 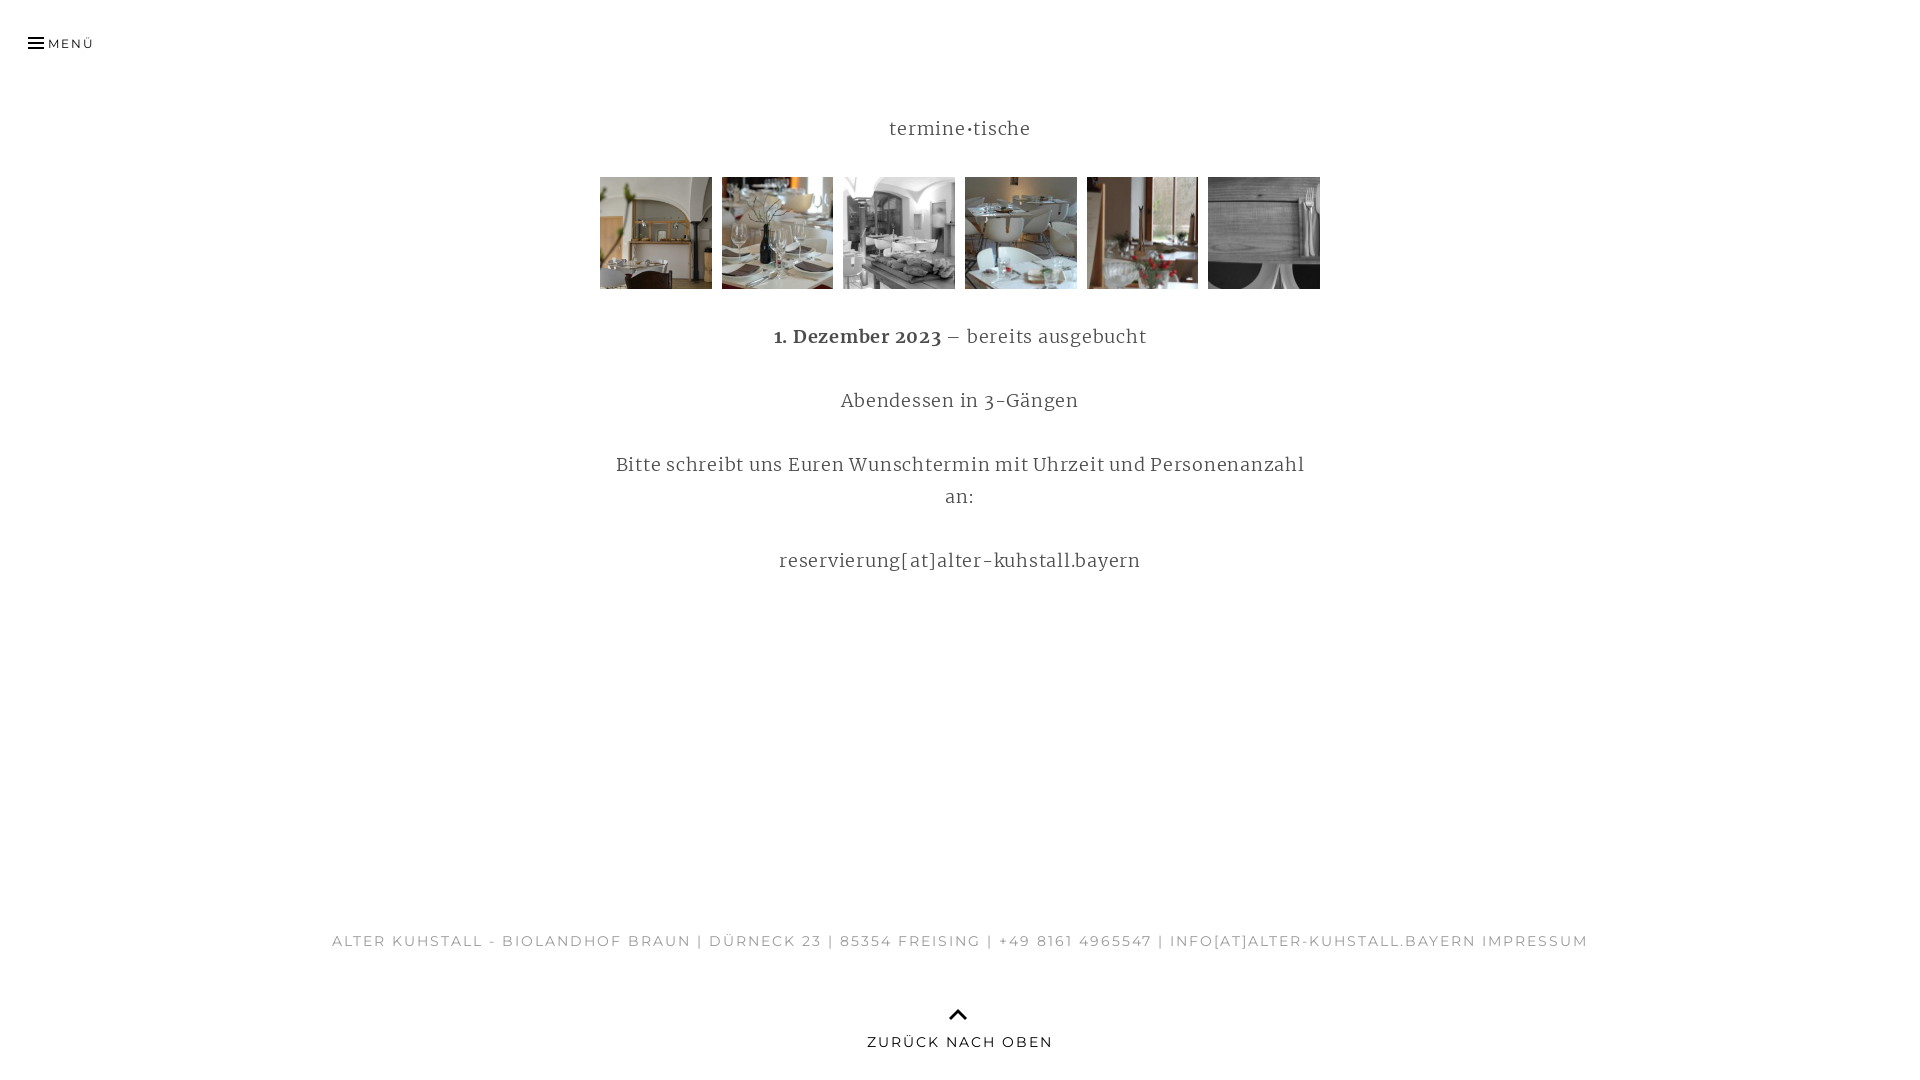 I want to click on 'Raum 2', so click(x=776, y=231).